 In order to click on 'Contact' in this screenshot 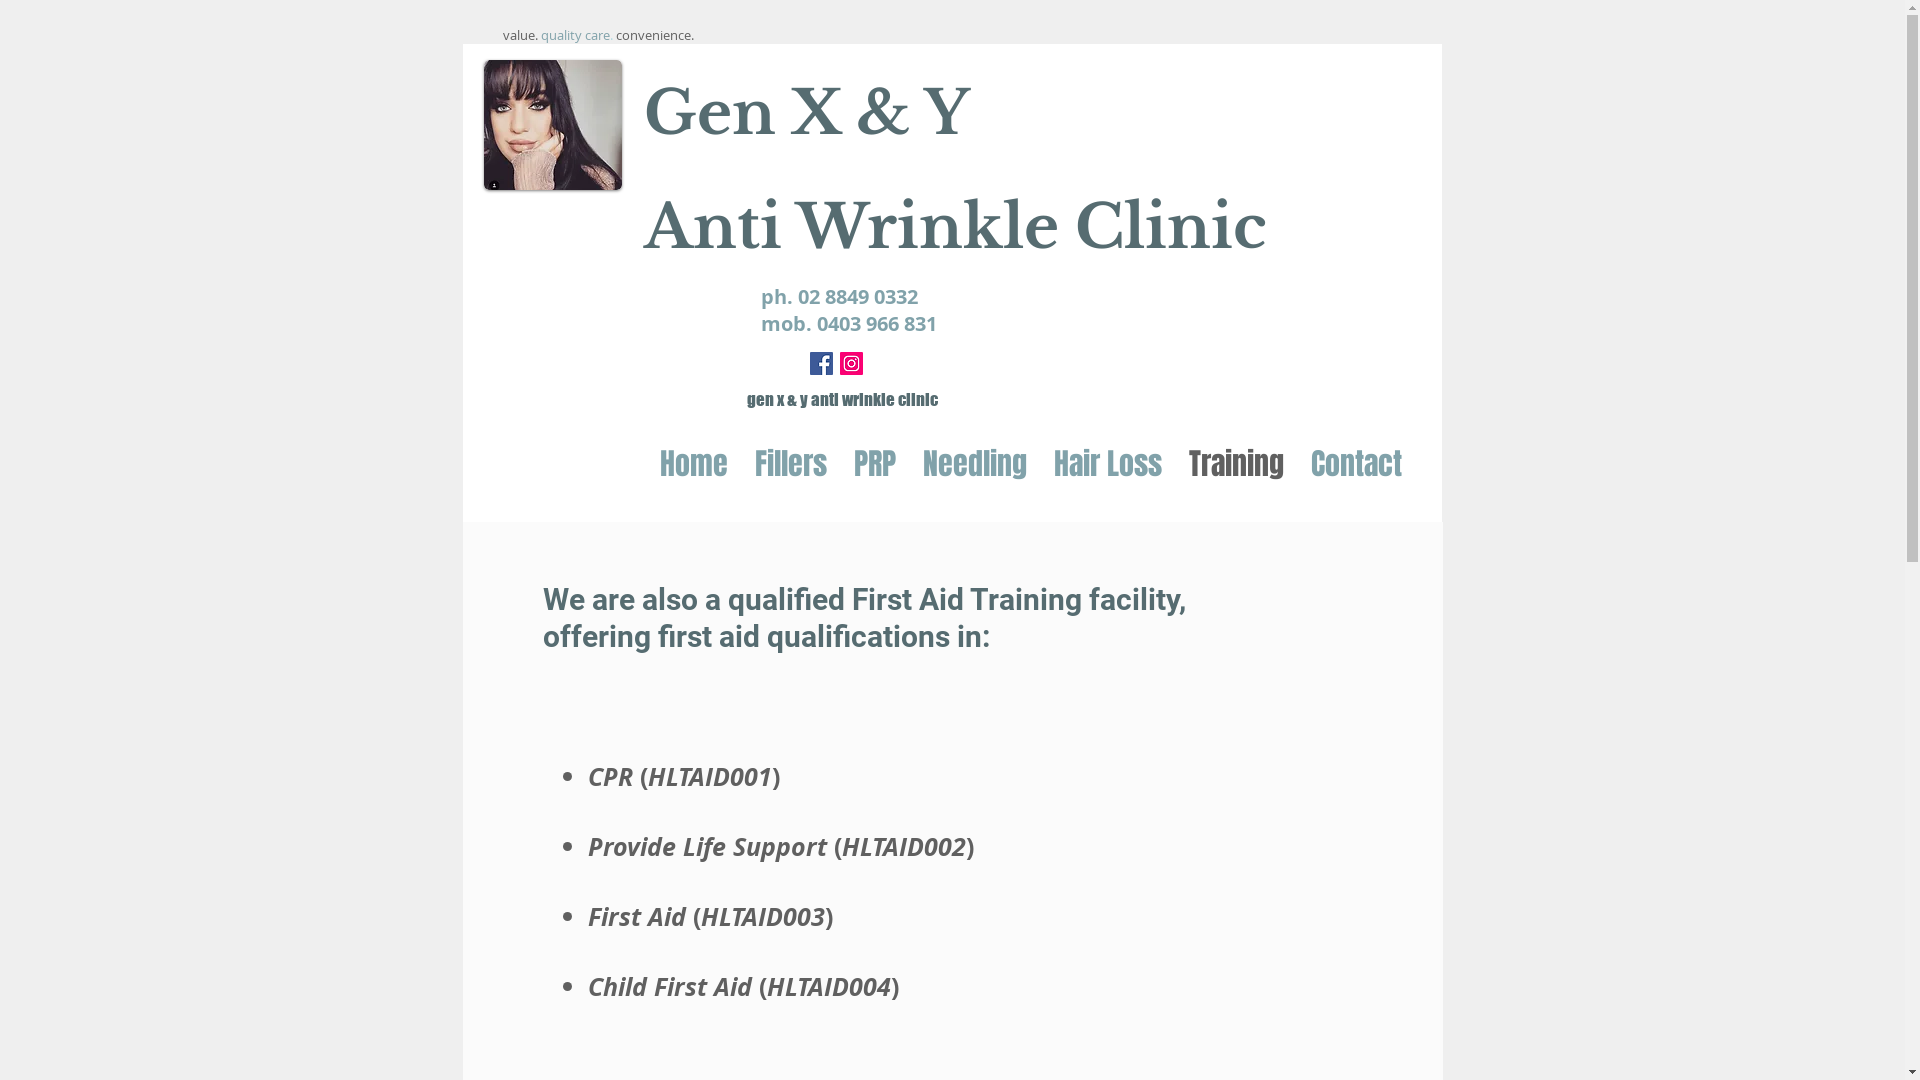, I will do `click(1297, 463)`.